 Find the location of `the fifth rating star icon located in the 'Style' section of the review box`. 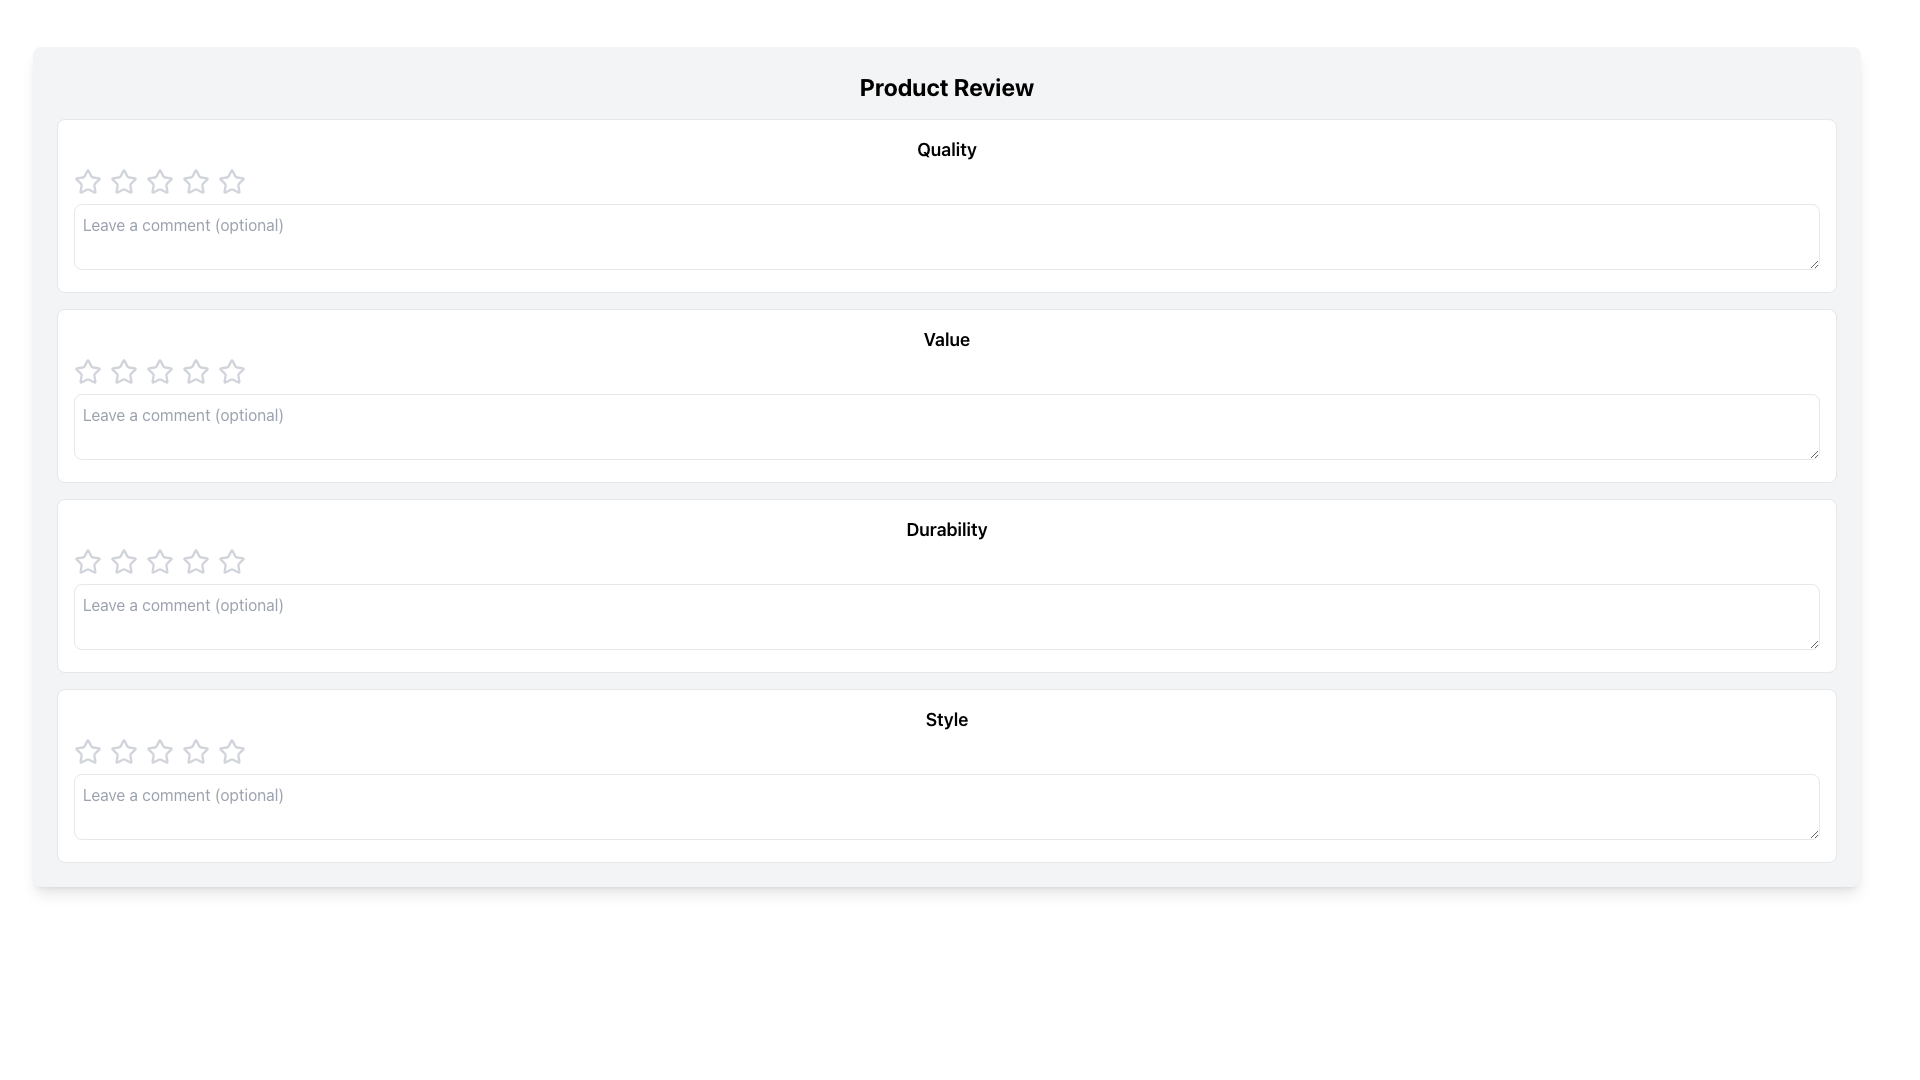

the fifth rating star icon located in the 'Style' section of the review box is located at coordinates (196, 752).